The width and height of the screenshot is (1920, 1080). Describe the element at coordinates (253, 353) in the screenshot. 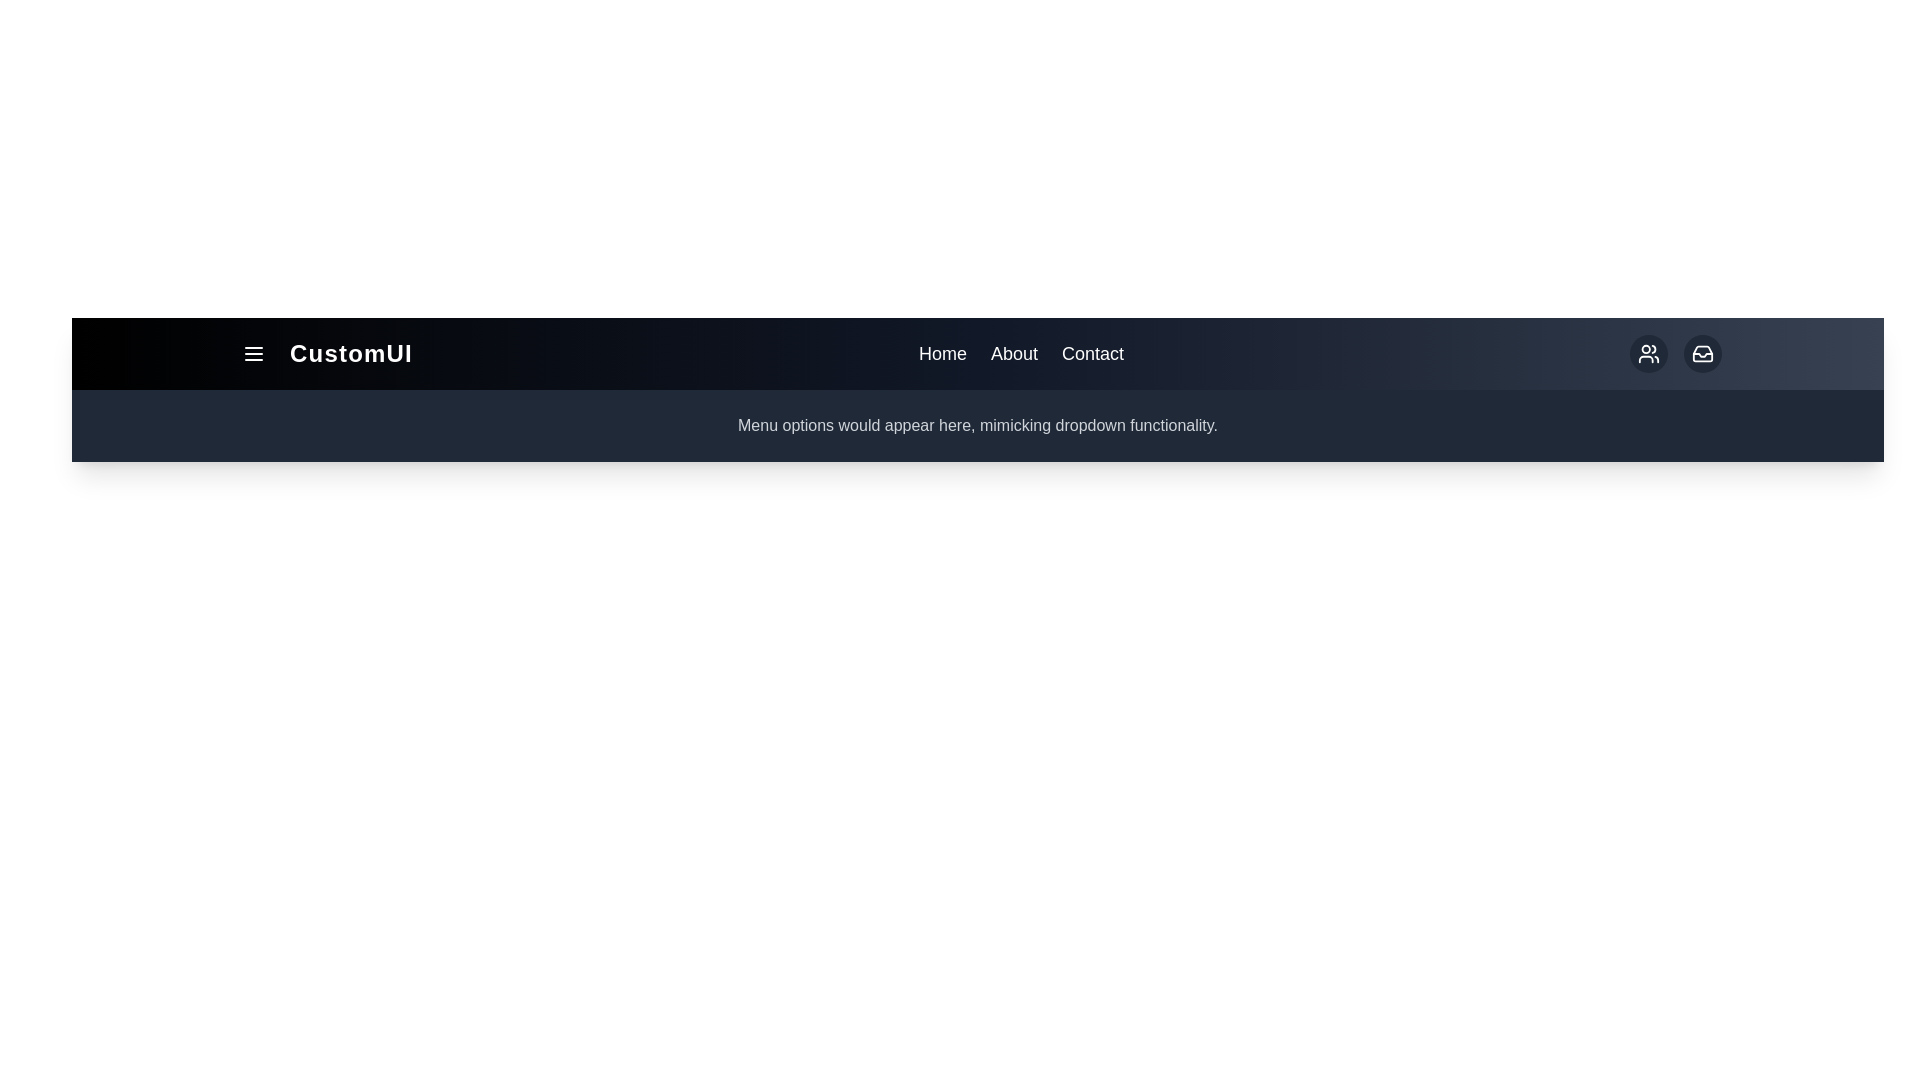

I see `the menu button to toggle the menu visibility` at that location.